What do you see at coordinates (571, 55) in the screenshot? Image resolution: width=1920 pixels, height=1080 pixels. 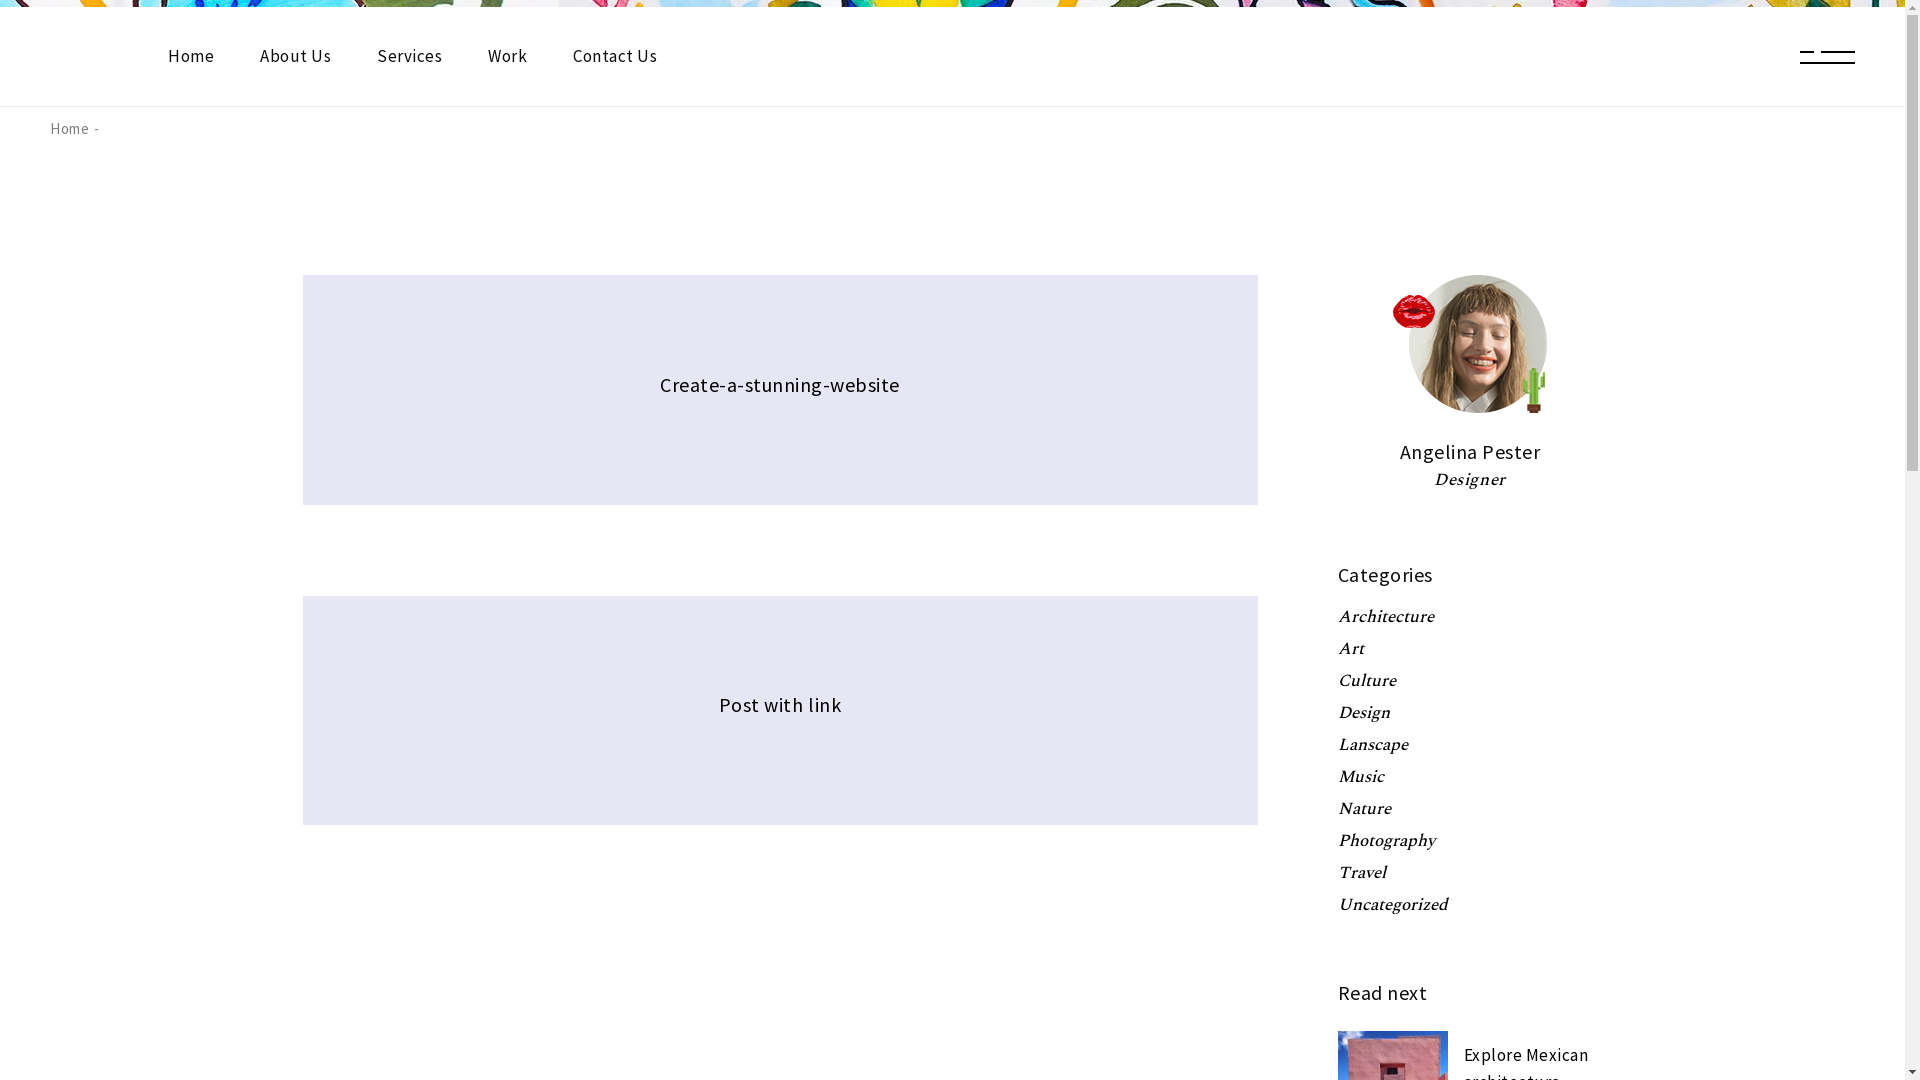 I see `'Contact Us'` at bounding box center [571, 55].